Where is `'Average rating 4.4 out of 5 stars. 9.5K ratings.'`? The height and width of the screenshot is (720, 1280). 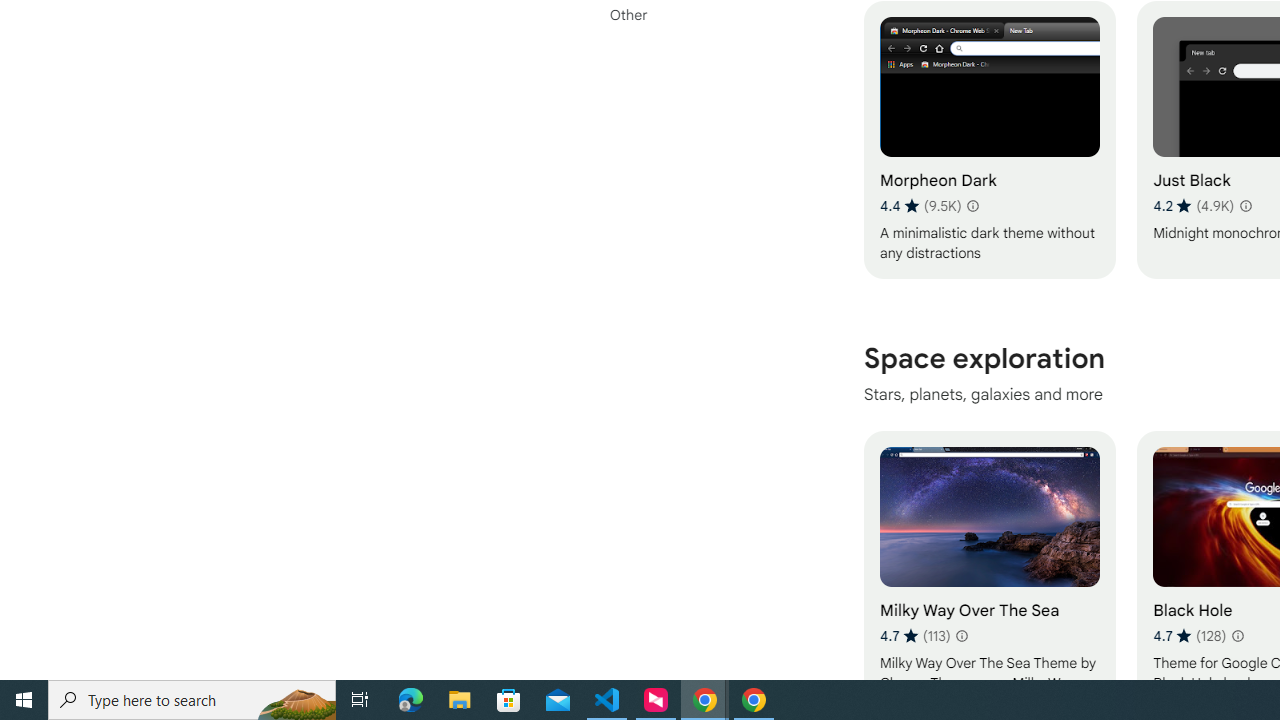
'Average rating 4.4 out of 5 stars. 9.5K ratings.' is located at coordinates (919, 205).